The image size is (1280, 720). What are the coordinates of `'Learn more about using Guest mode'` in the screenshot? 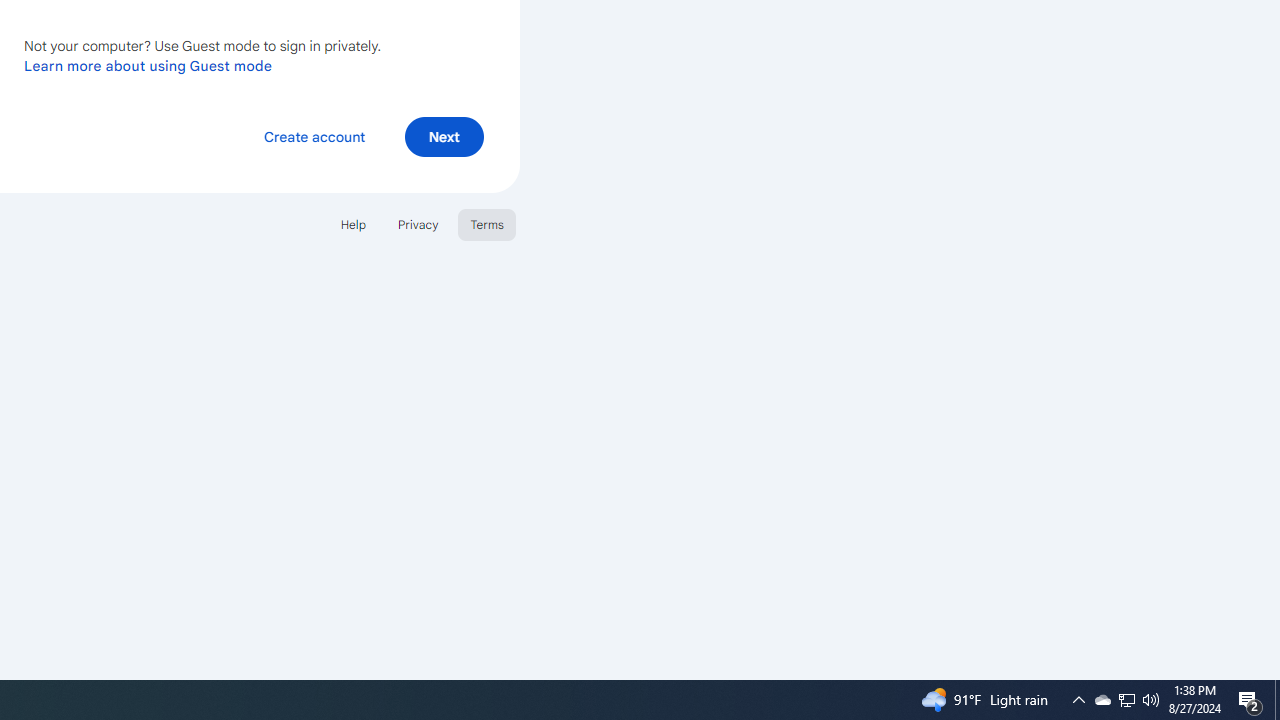 It's located at (147, 64).